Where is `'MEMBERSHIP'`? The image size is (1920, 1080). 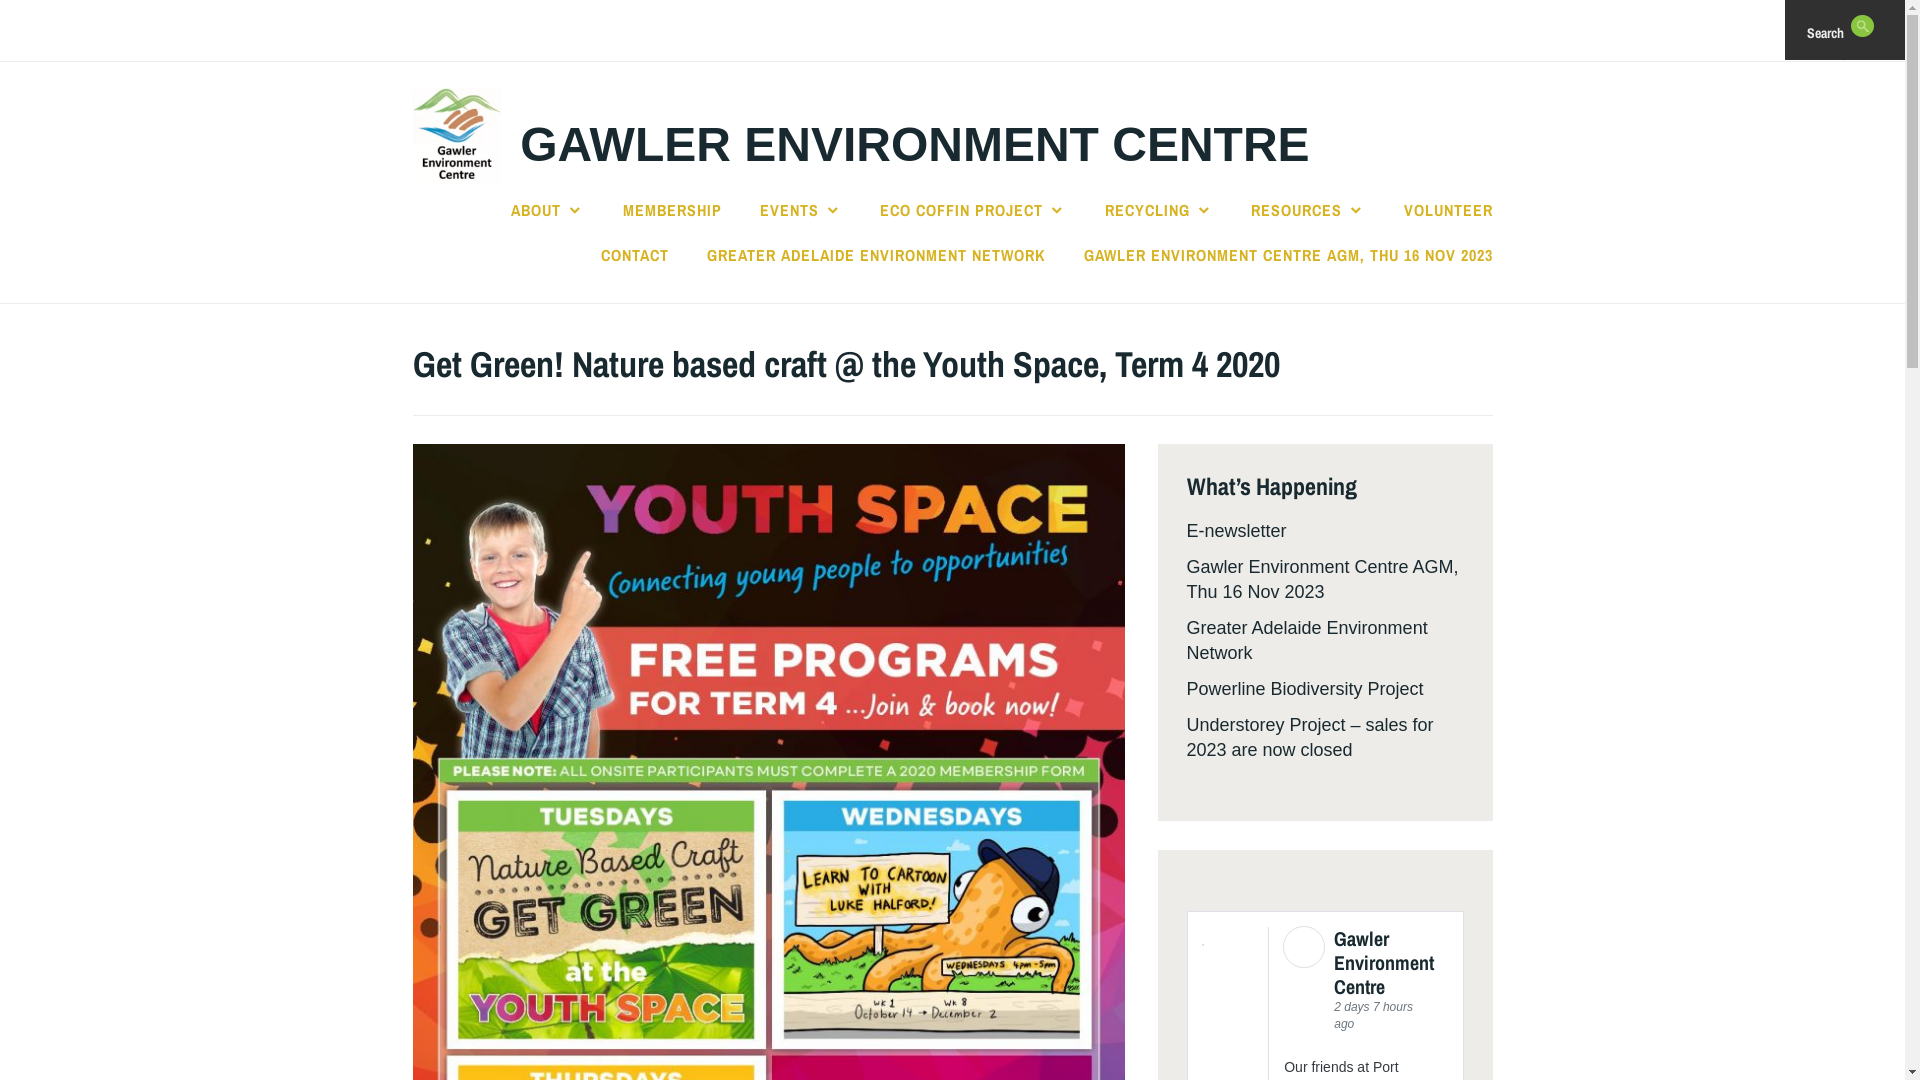
'MEMBERSHIP' is located at coordinates (672, 209).